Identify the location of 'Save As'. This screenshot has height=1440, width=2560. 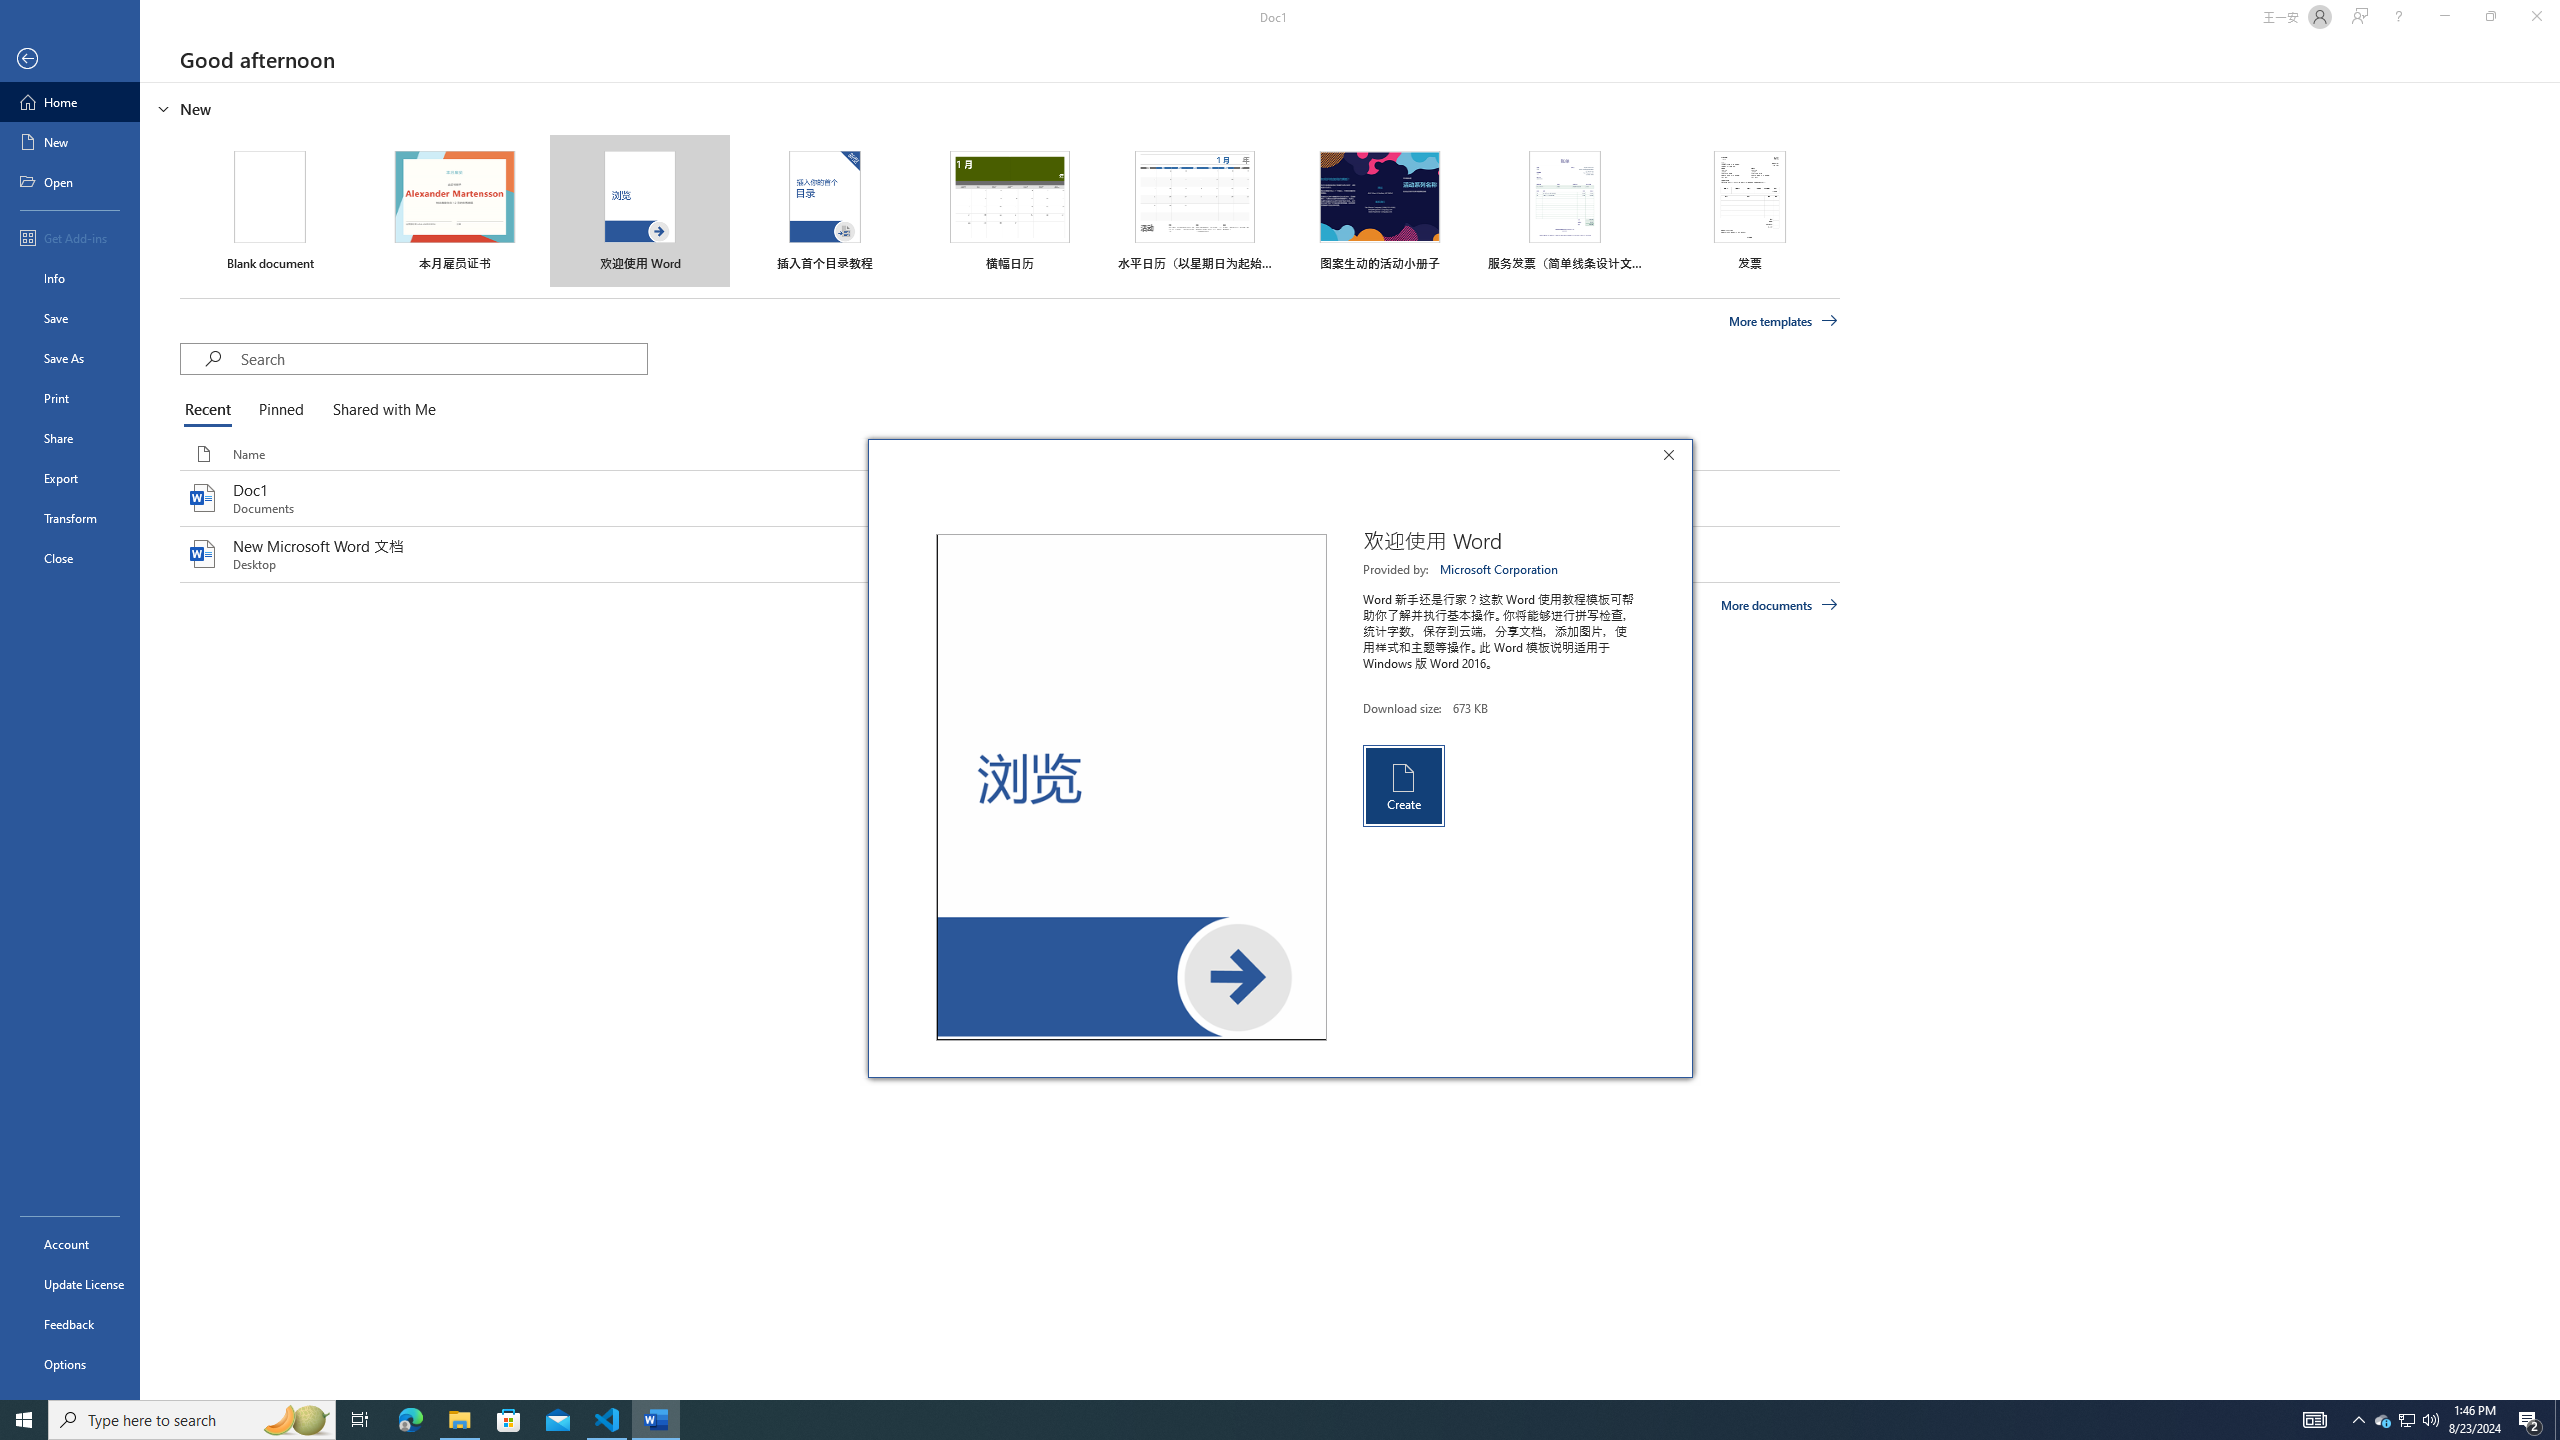
(69, 356).